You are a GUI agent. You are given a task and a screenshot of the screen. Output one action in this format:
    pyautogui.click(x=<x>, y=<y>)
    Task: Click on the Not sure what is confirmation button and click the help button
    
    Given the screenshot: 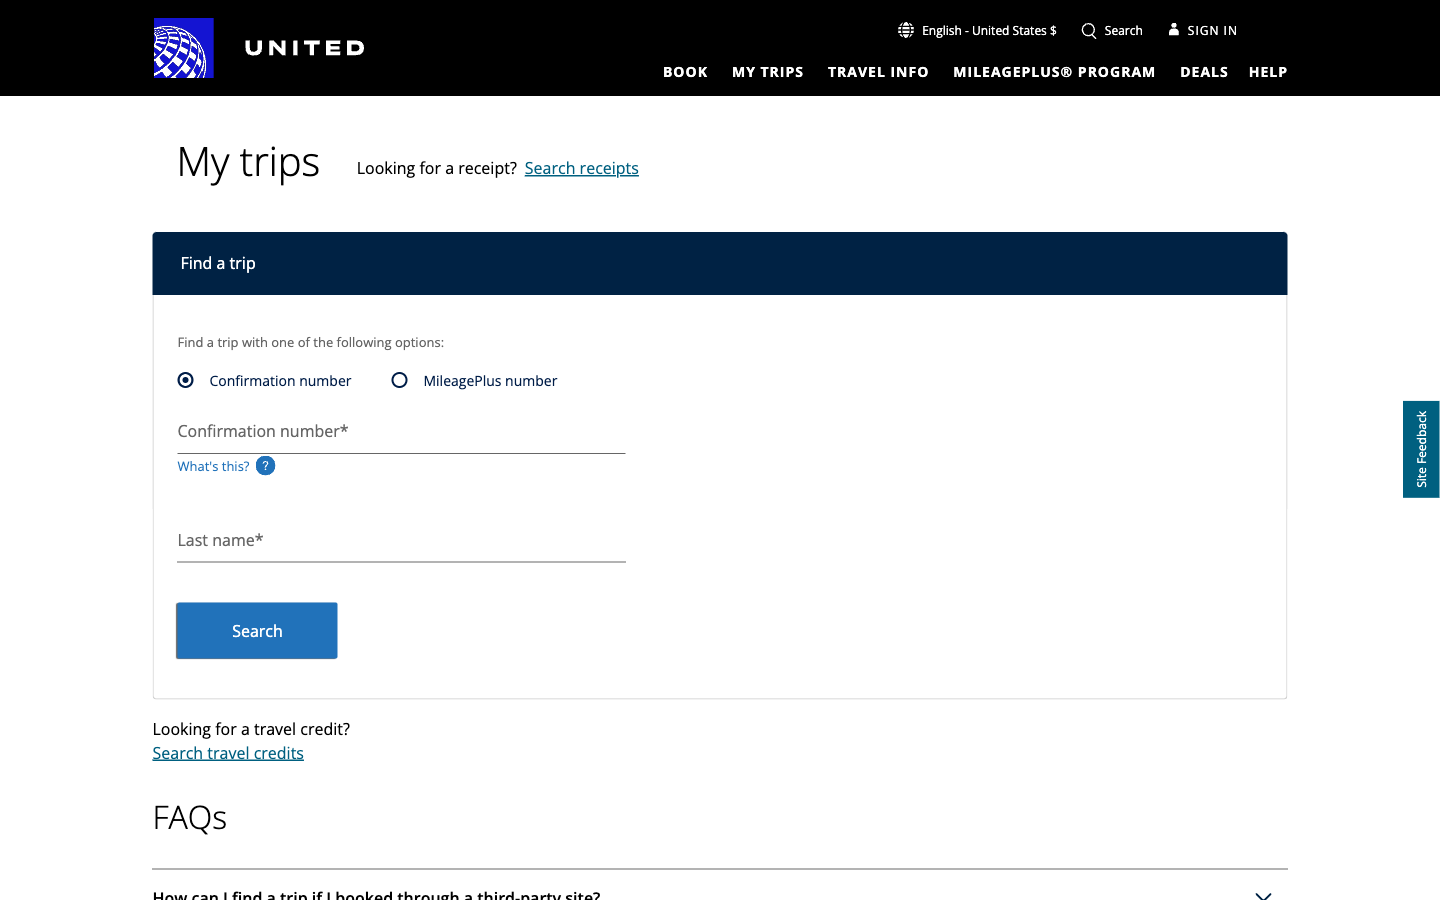 What is the action you would take?
    pyautogui.click(x=1268, y=70)
    